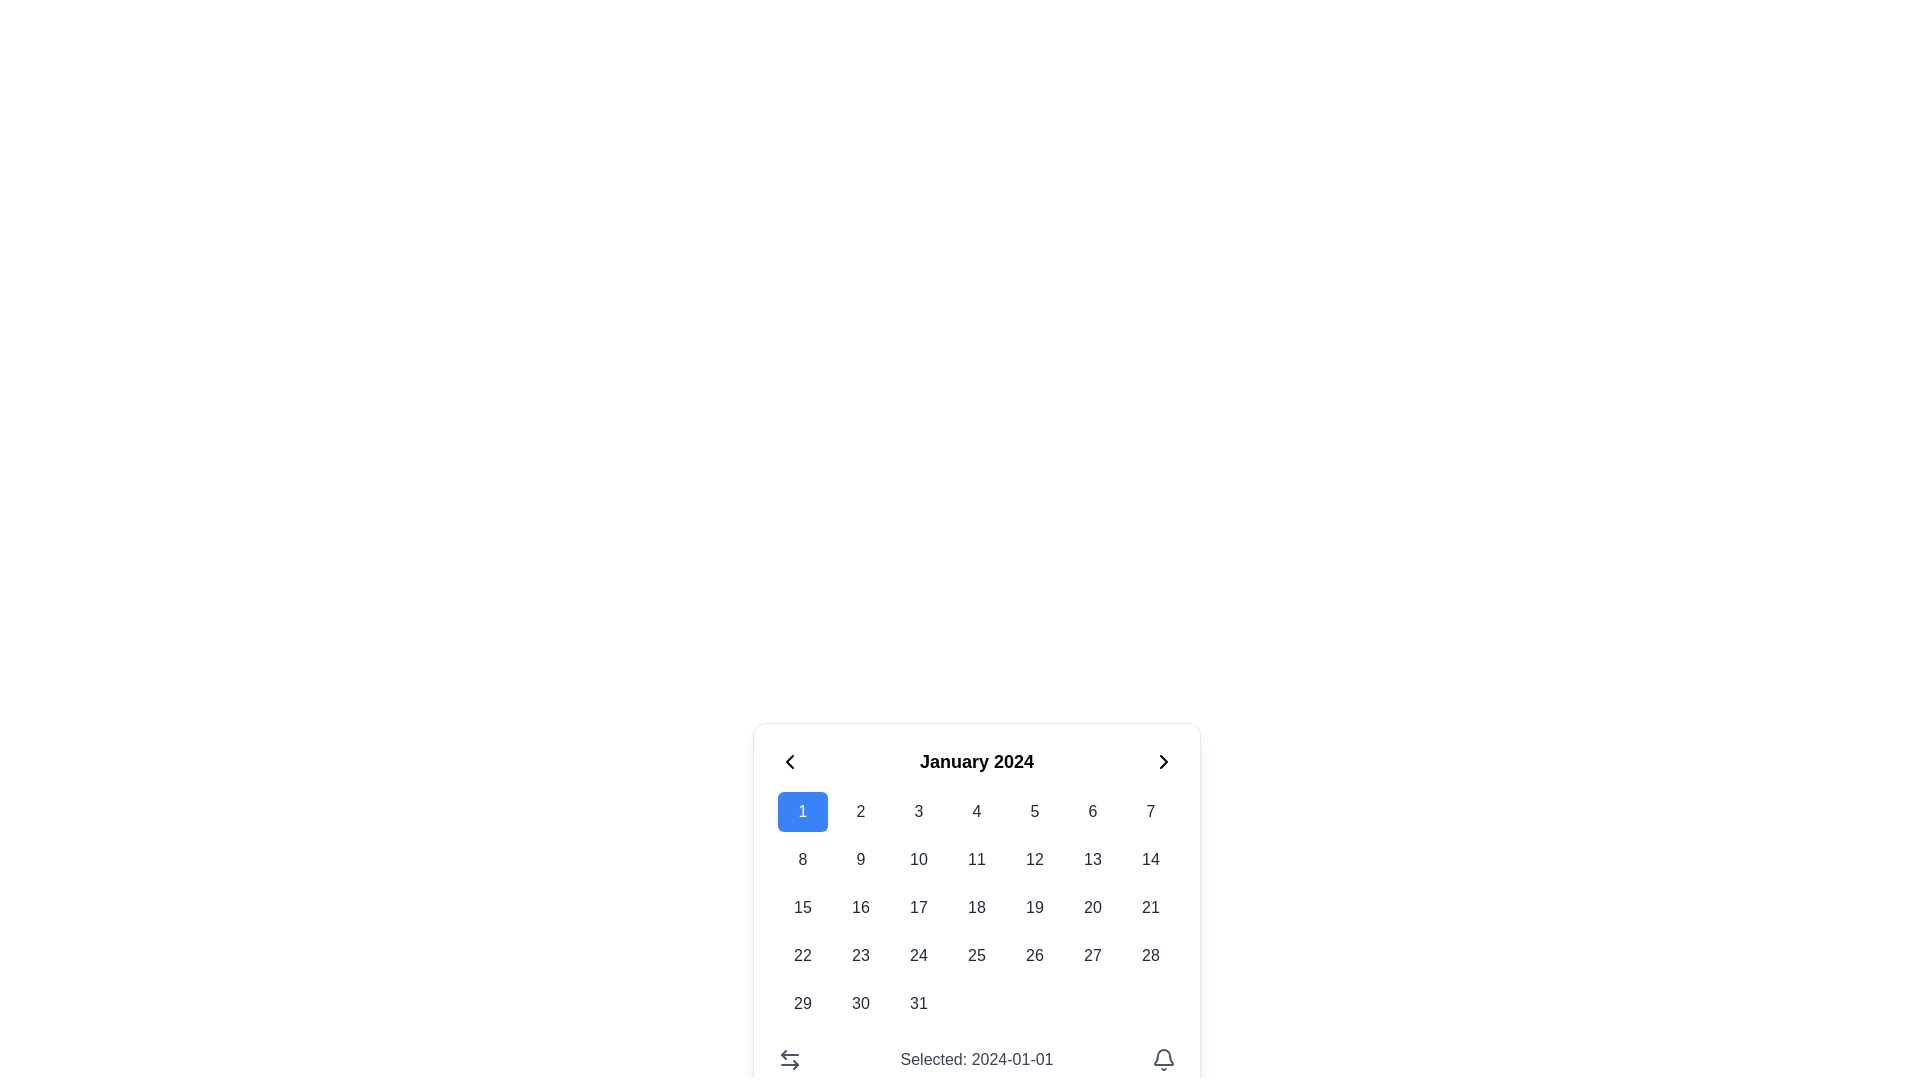  What do you see at coordinates (1035, 859) in the screenshot?
I see `the button displaying the date '12' in the calendar grid` at bounding box center [1035, 859].